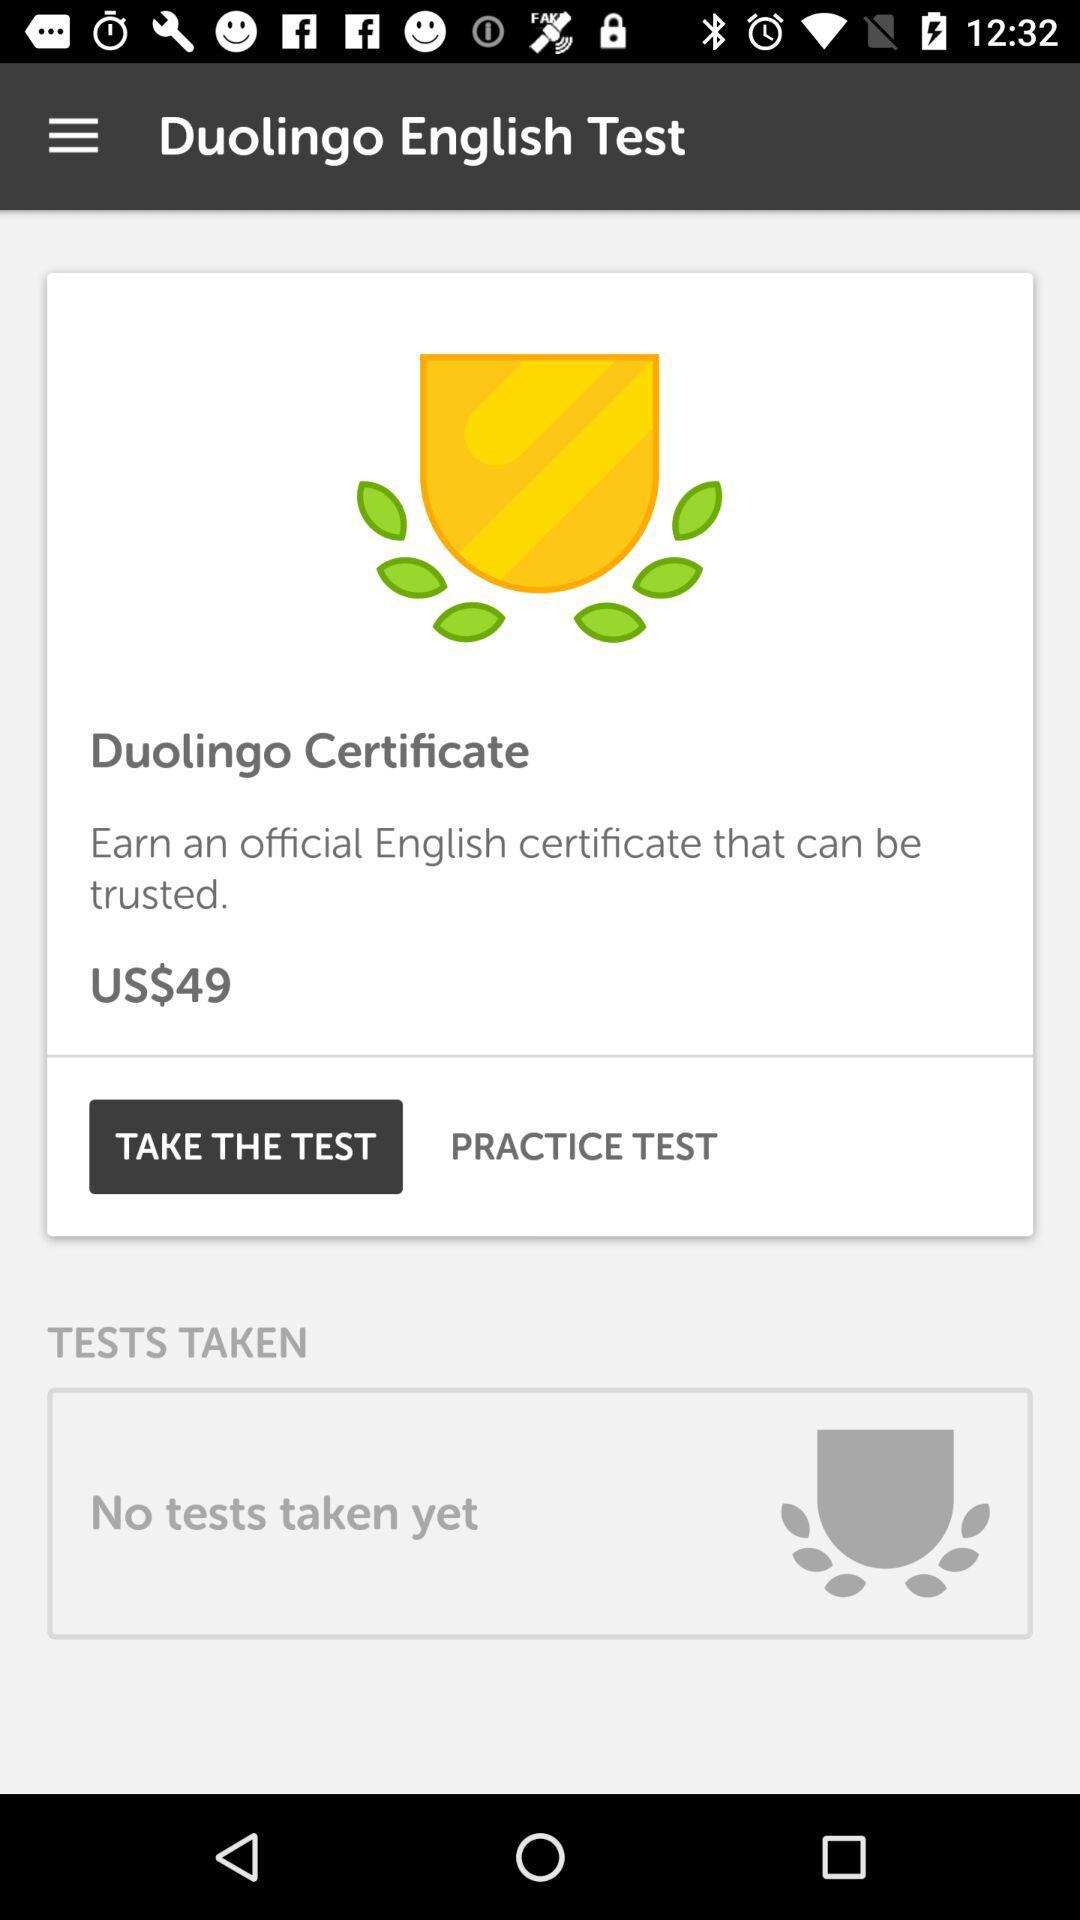 This screenshot has width=1080, height=1920. Describe the element at coordinates (583, 1146) in the screenshot. I see `the icon to the right of the take the test` at that location.